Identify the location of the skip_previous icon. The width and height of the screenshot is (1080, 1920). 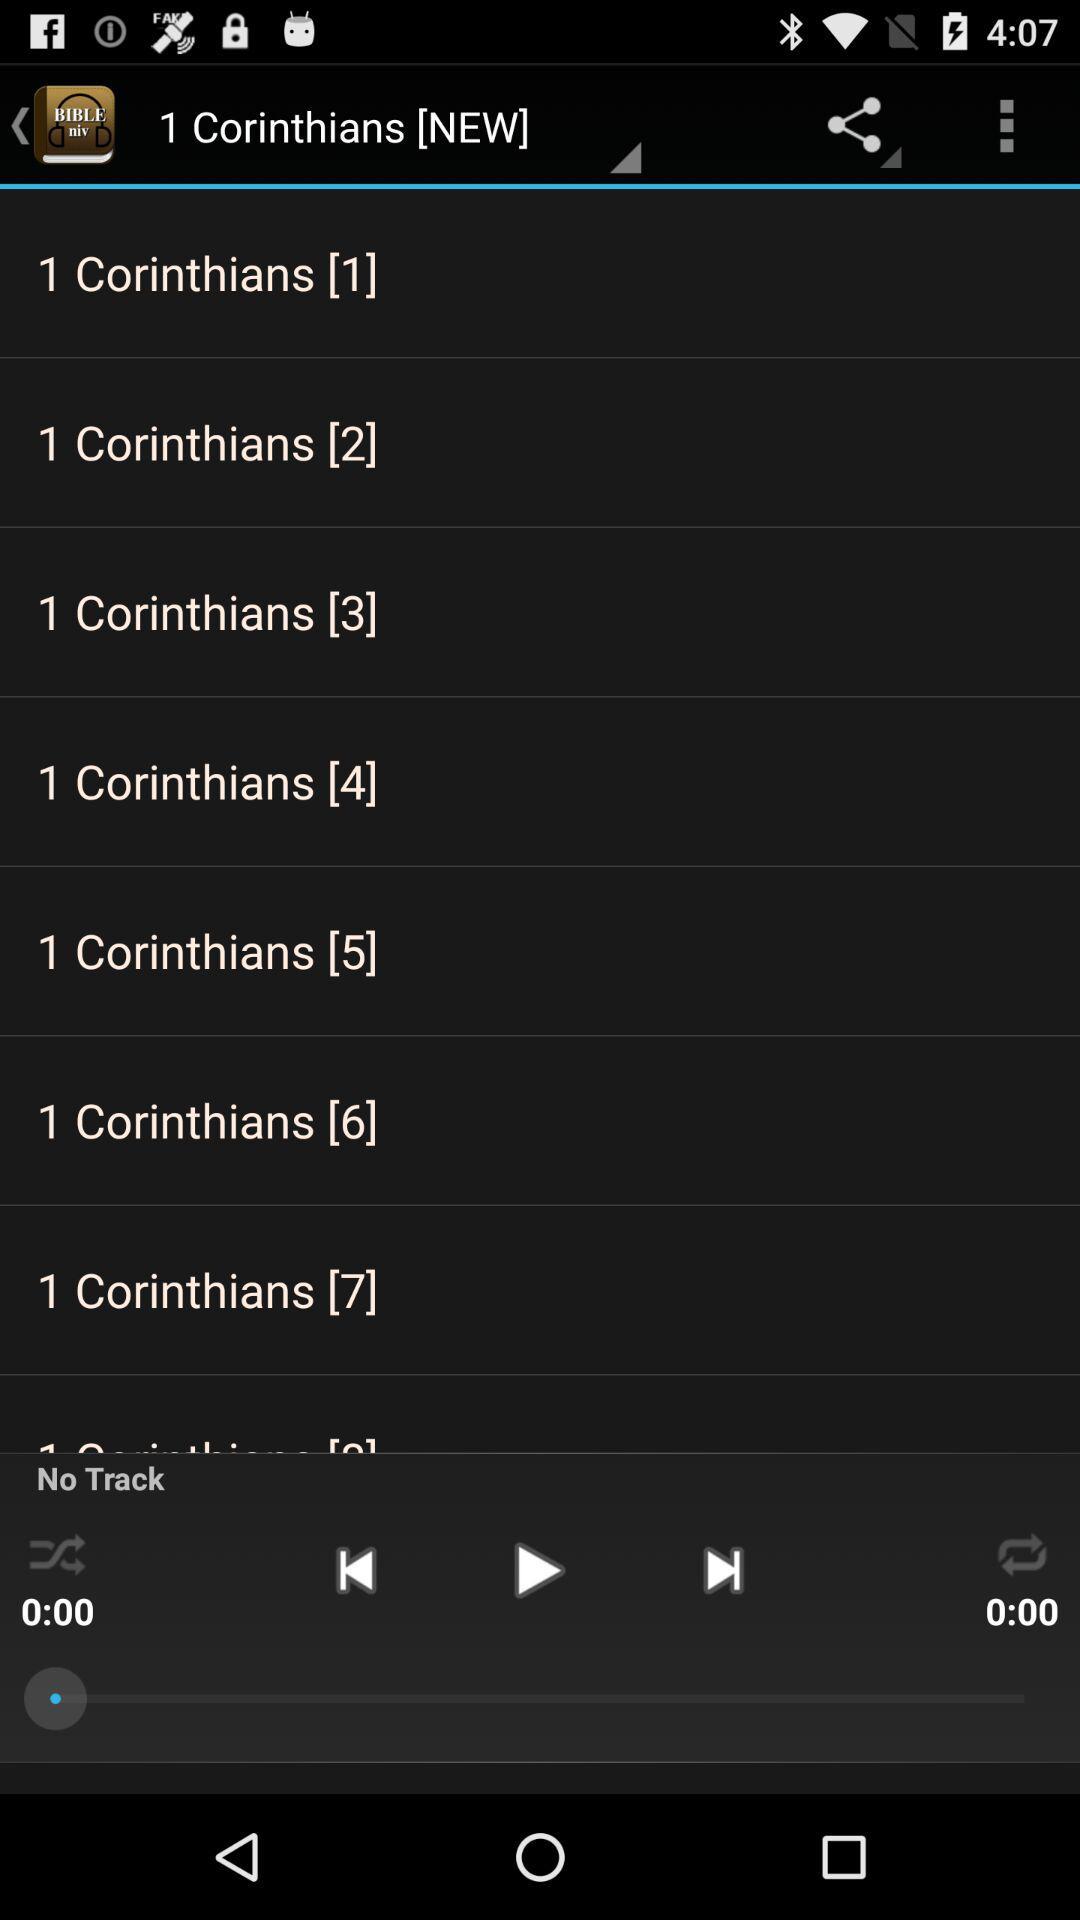
(354, 1680).